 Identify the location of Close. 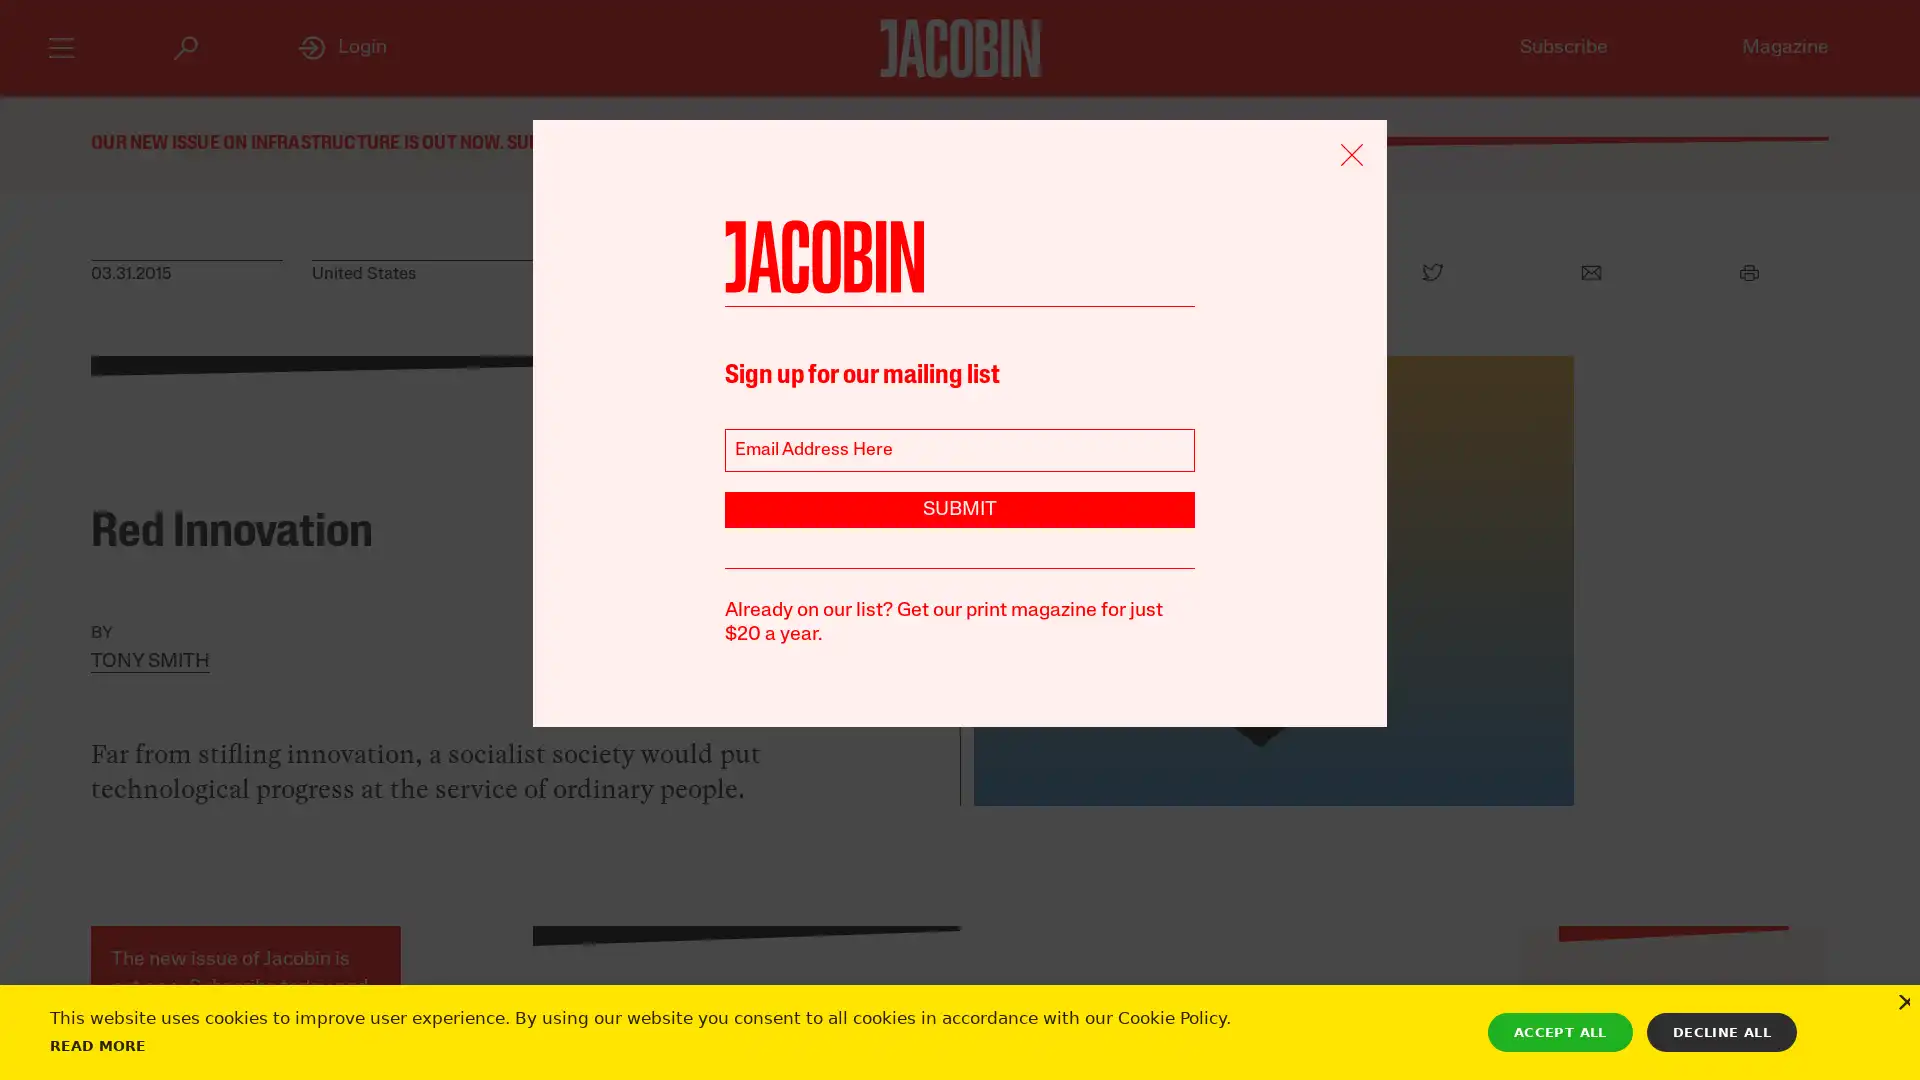
(1901, 1001).